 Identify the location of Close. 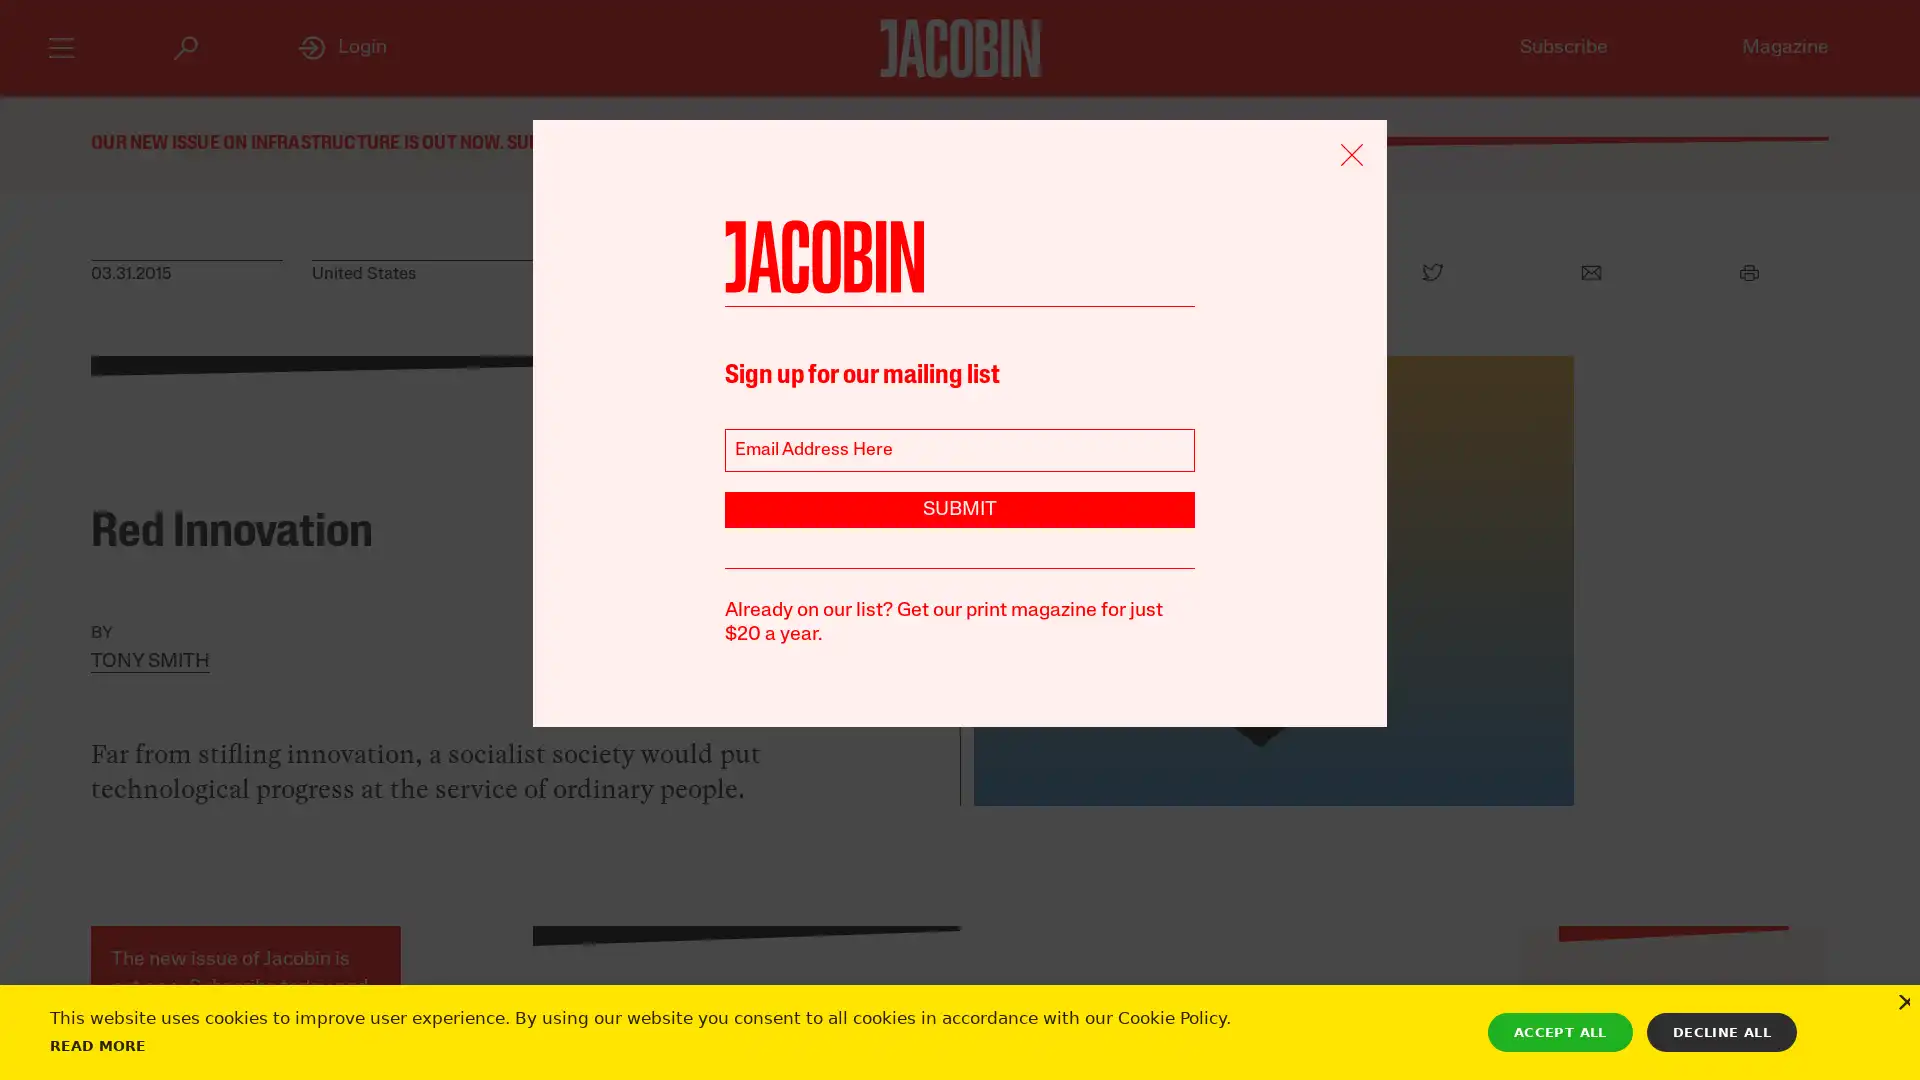
(1901, 1001).